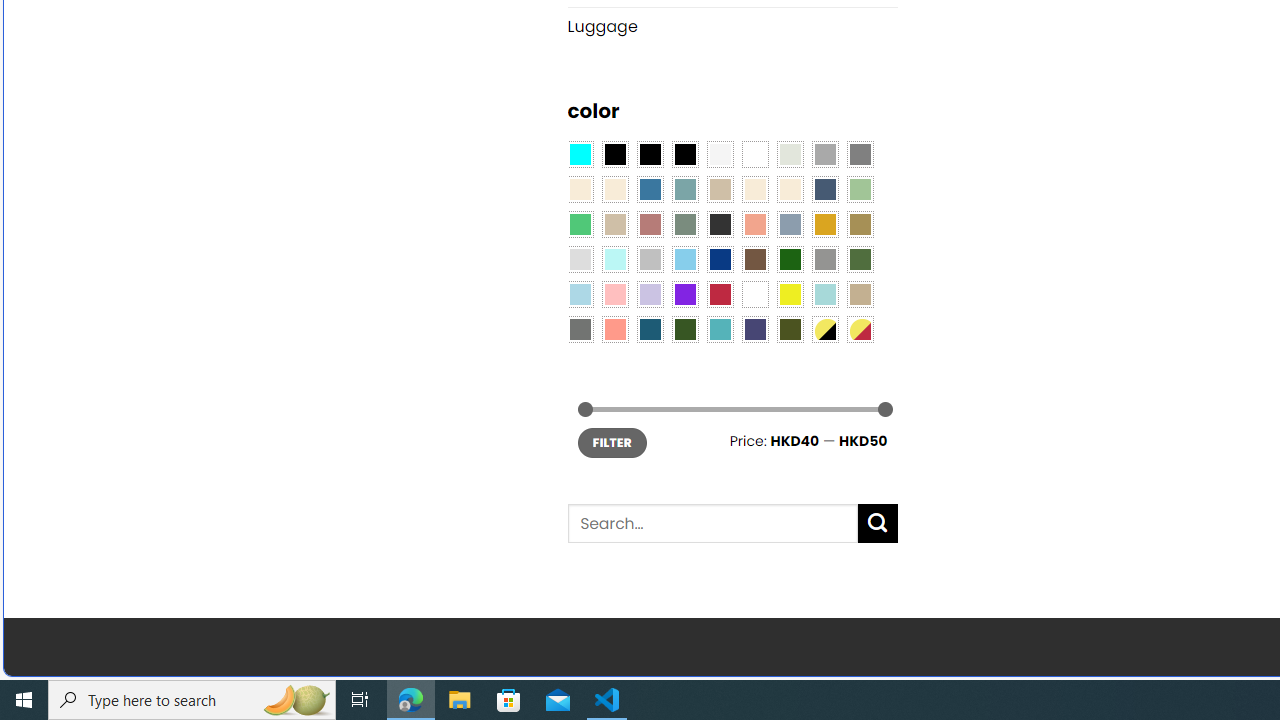  Describe the element at coordinates (578, 153) in the screenshot. I see `'Aqua Blue'` at that location.